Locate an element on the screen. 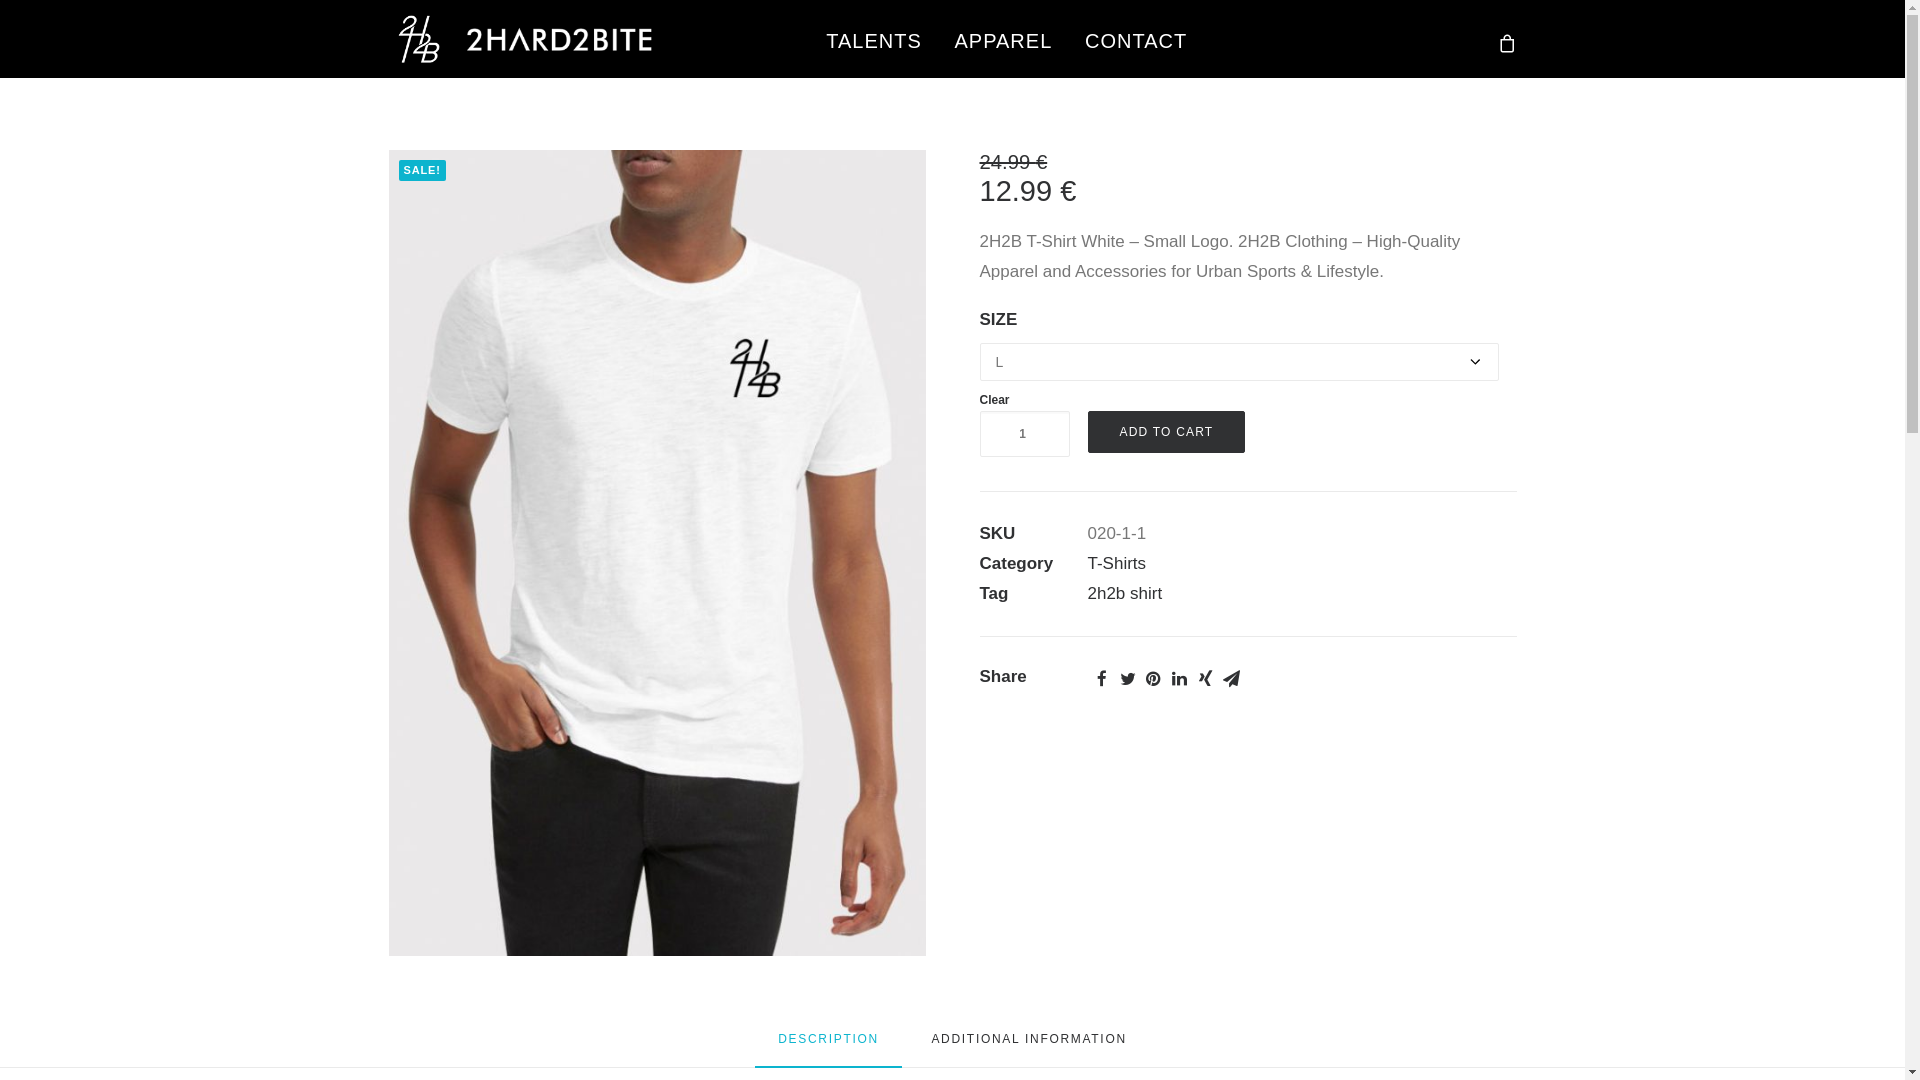 The height and width of the screenshot is (1080, 1920). 'T-Shirts' is located at coordinates (1116, 563).